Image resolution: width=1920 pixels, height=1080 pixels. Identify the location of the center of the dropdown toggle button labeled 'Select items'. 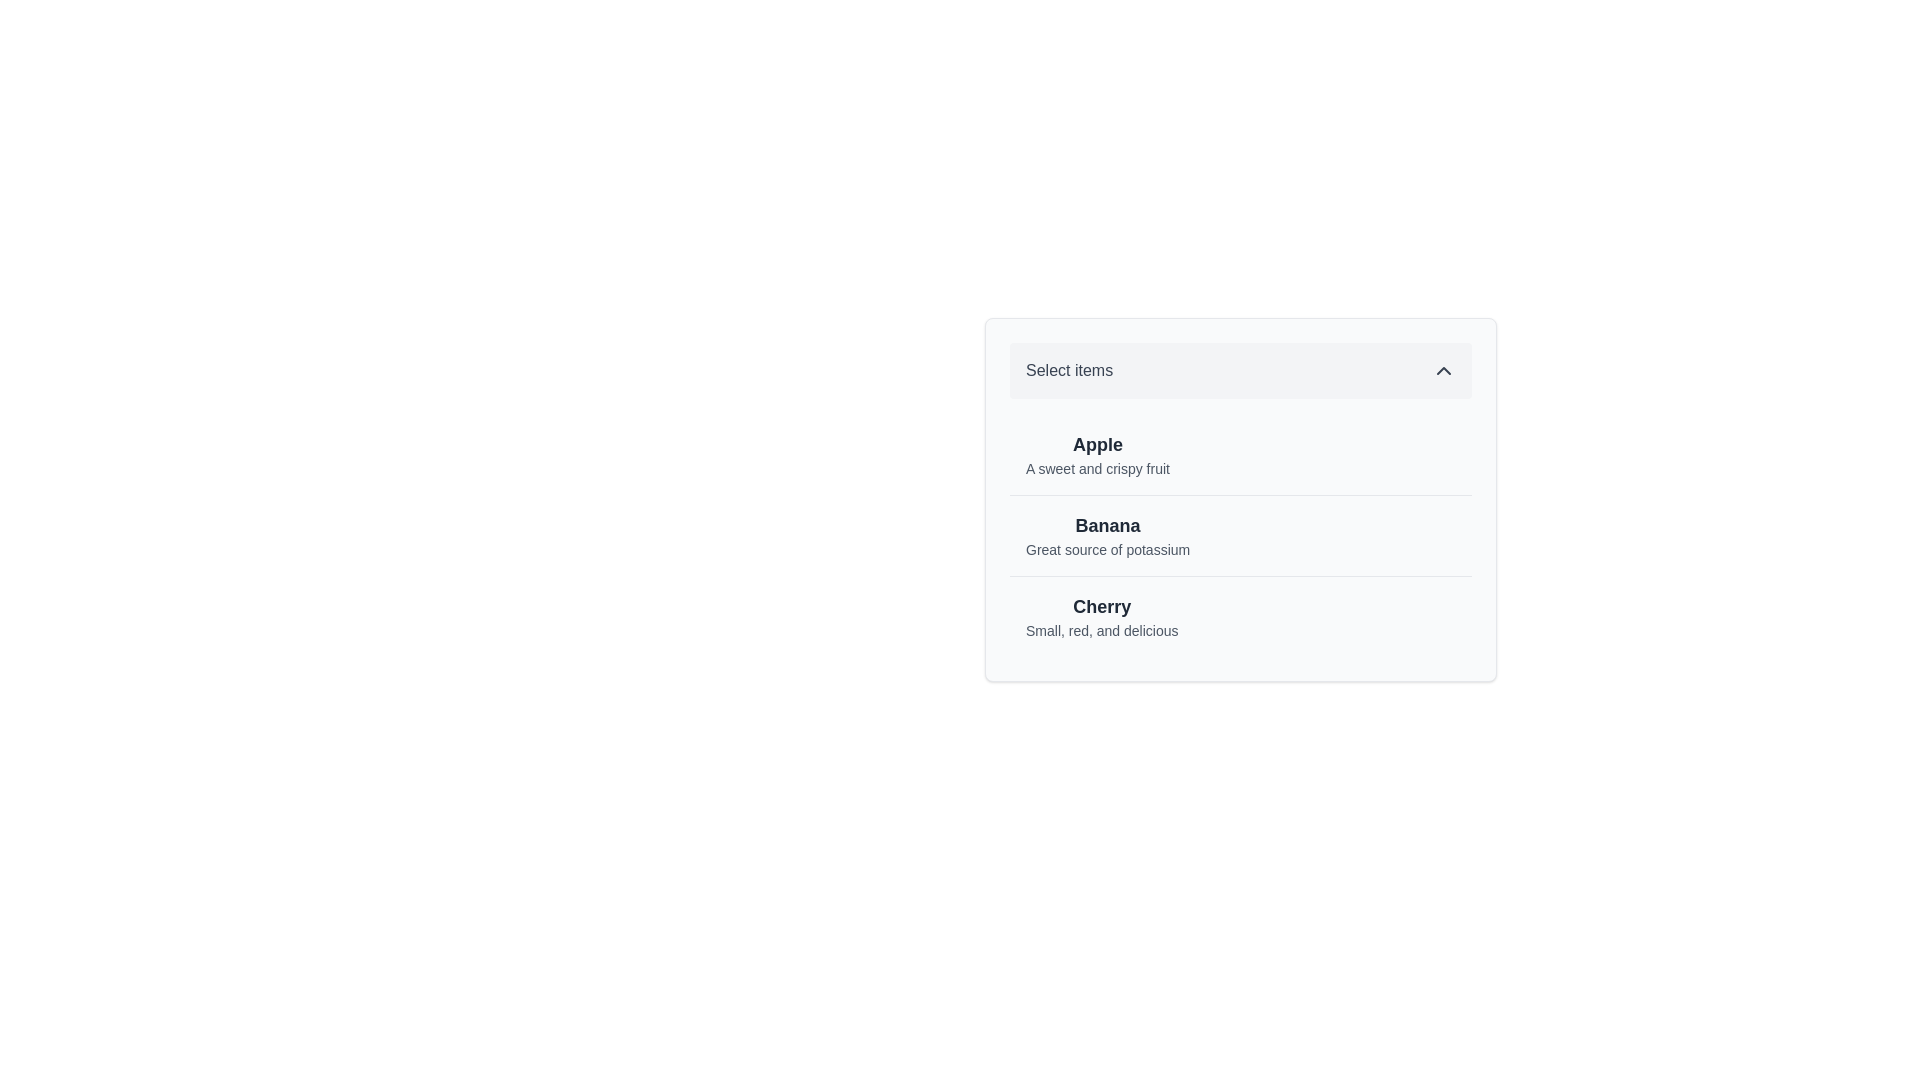
(1240, 370).